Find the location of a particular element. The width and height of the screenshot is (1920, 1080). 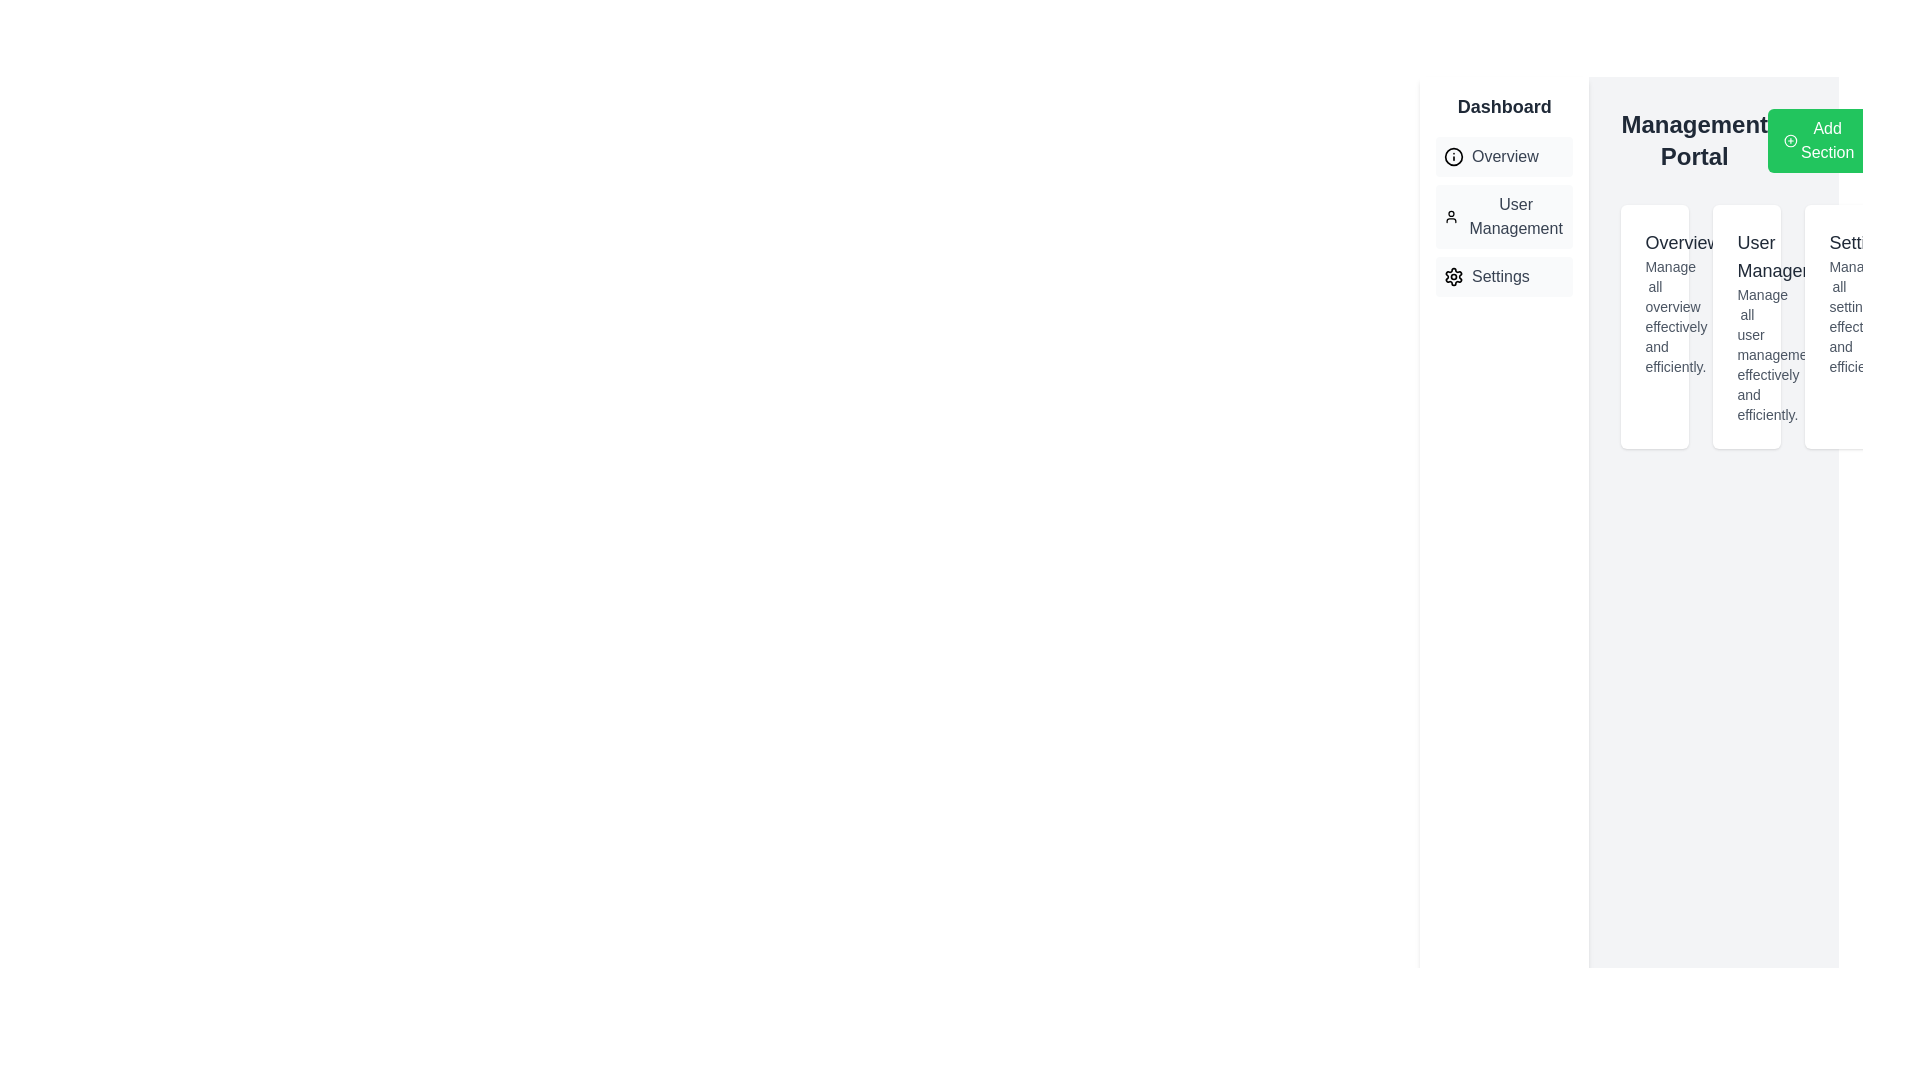

the non-interactive Text label that serves as a title for the sidebar or navigation menu, located at the top of the sidebar above the items 'Overview', 'User Management', and 'Settings' is located at coordinates (1504, 107).